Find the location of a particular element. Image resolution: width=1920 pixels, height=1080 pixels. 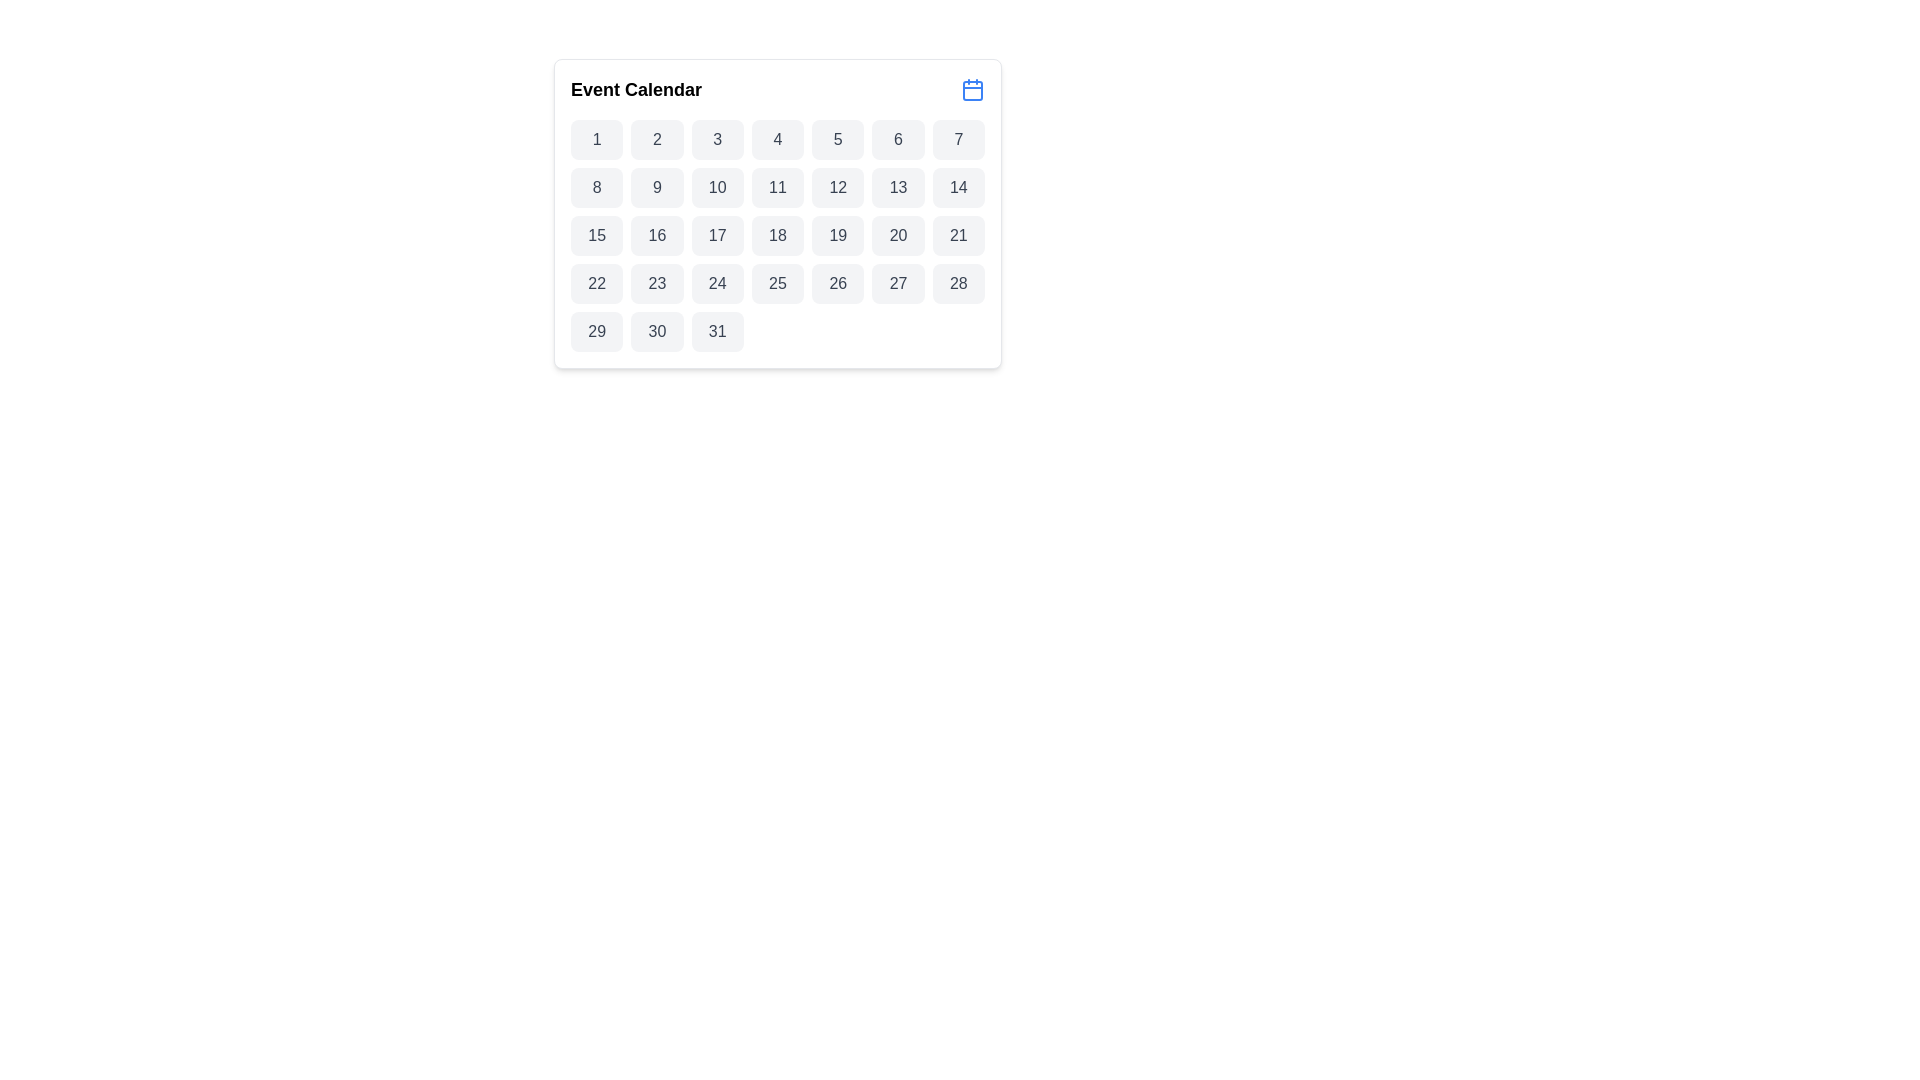

the square button labeled '20' with rounded corners and a soft gray background, located is located at coordinates (897, 234).